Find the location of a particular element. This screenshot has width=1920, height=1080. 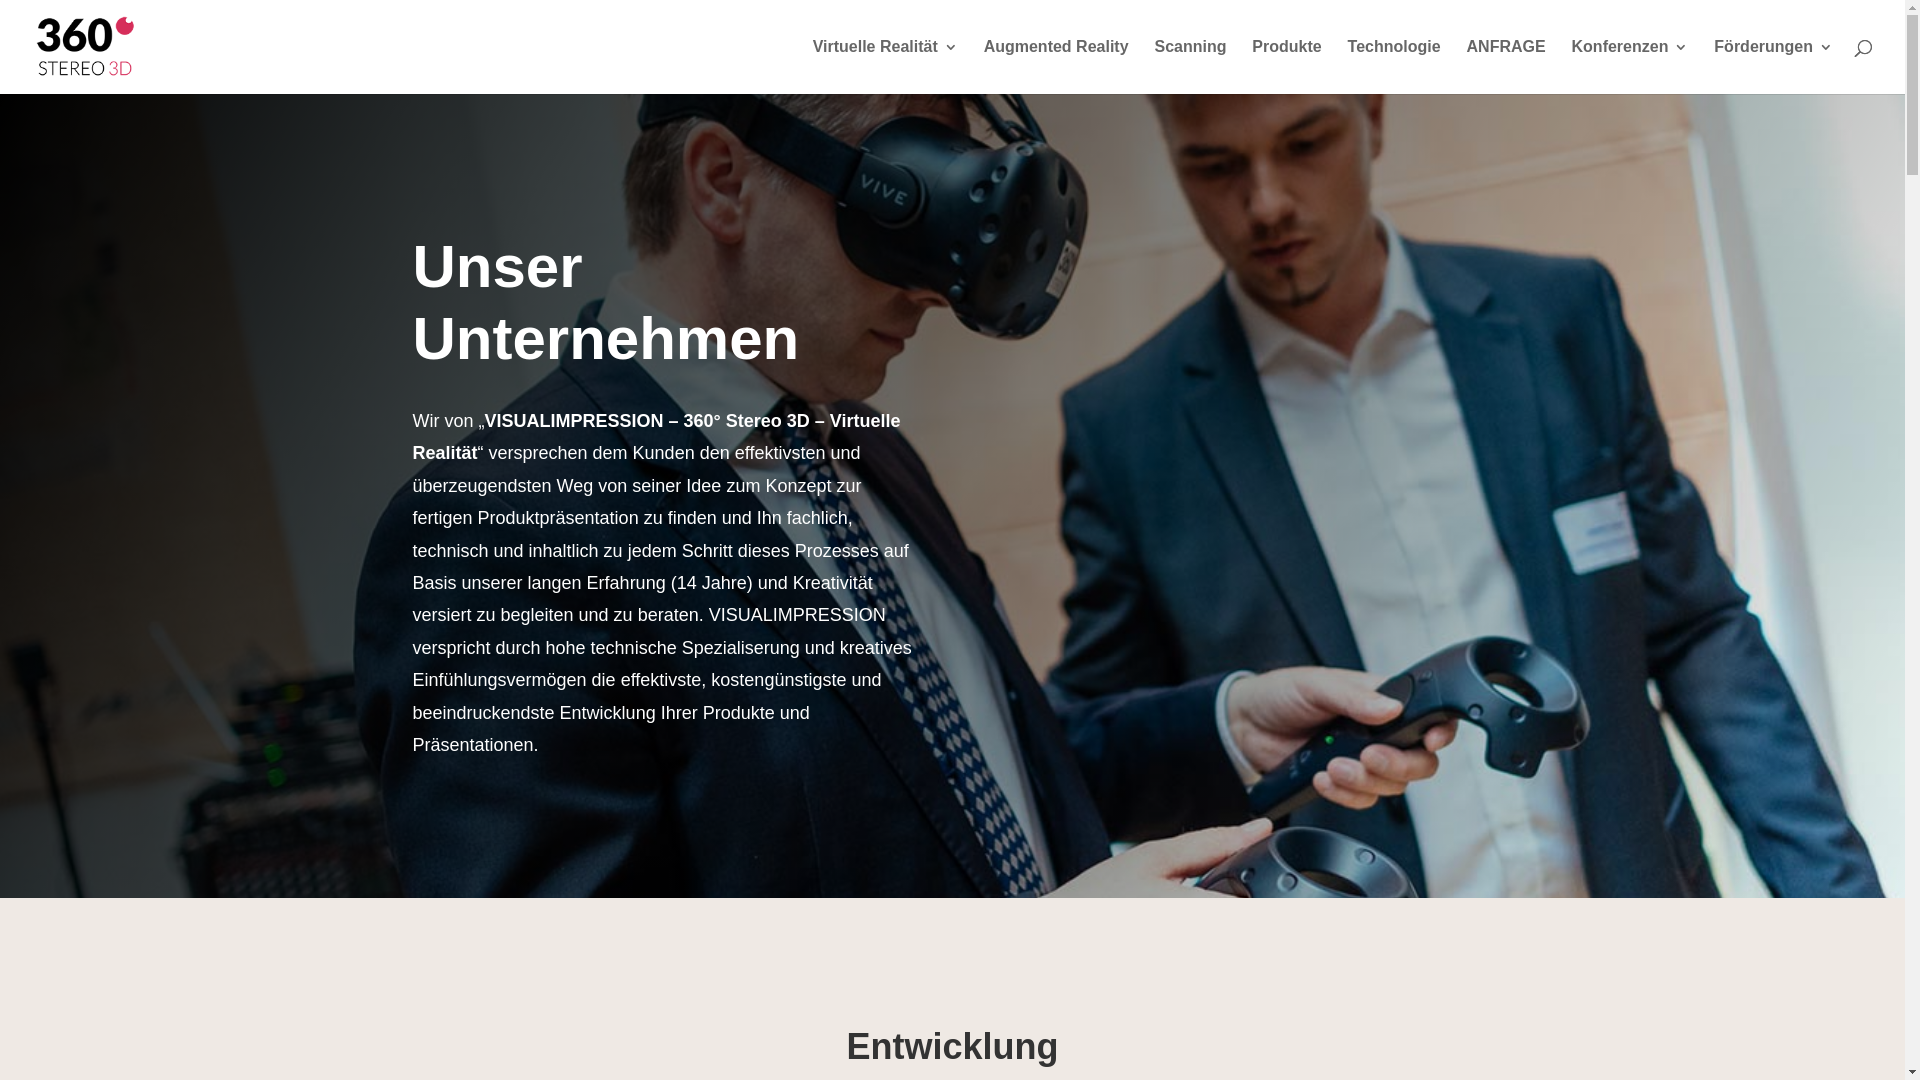

'ANFRAGE' is located at coordinates (1506, 65).